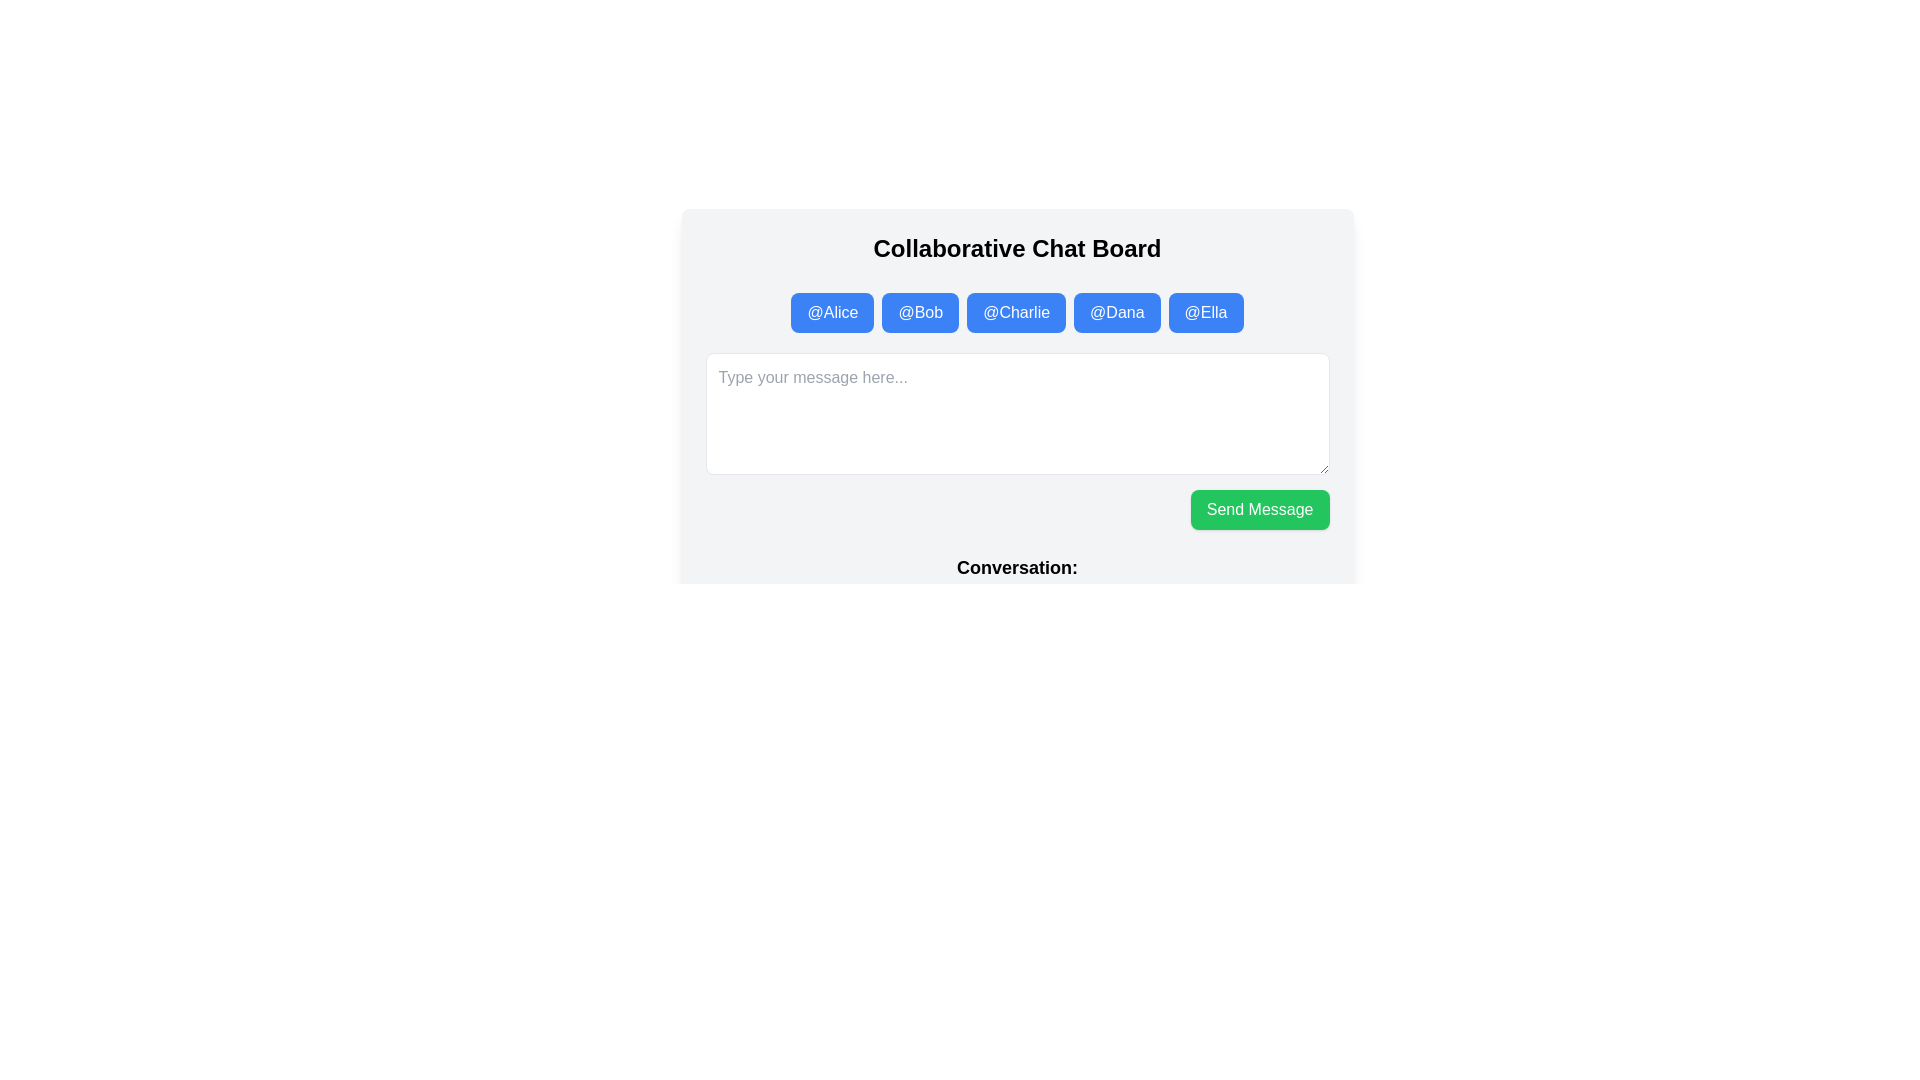  What do you see at coordinates (1205, 312) in the screenshot?
I see `the '@Ella' button in the collaborative chat application` at bounding box center [1205, 312].